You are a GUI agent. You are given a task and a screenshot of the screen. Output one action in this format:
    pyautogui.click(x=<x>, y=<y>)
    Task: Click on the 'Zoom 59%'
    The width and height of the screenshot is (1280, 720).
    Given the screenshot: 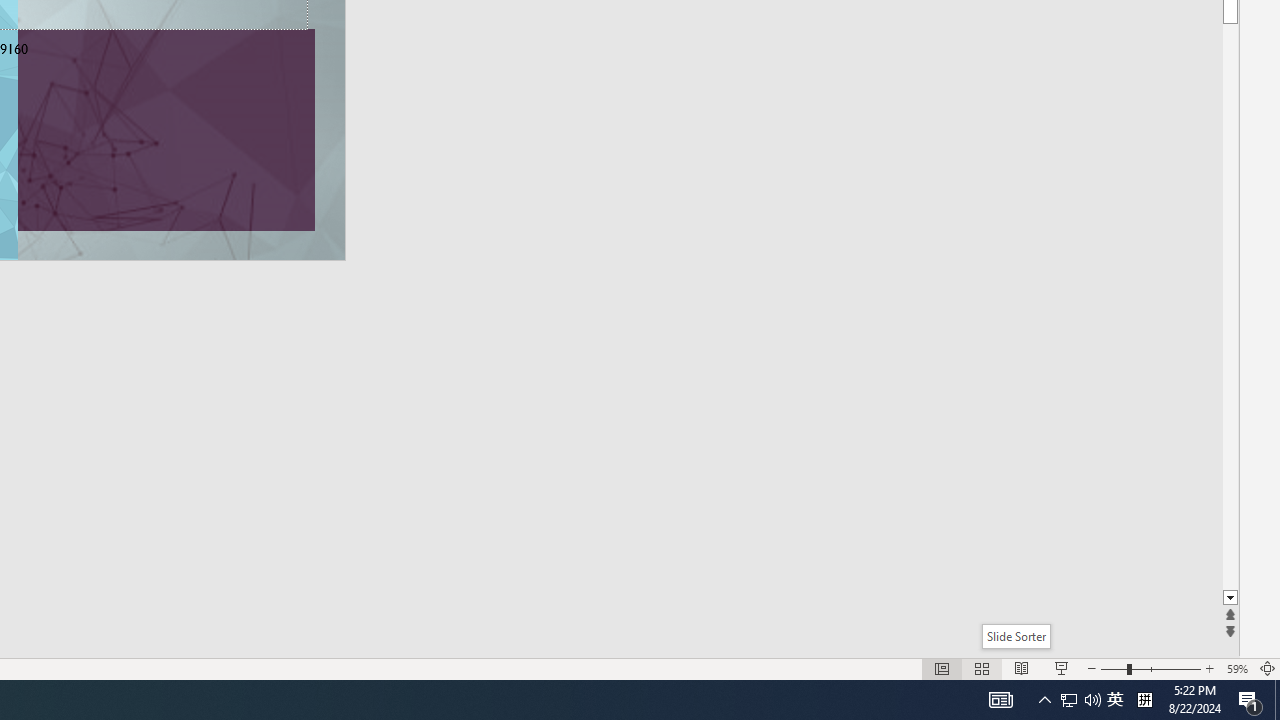 What is the action you would take?
    pyautogui.click(x=1236, y=669)
    